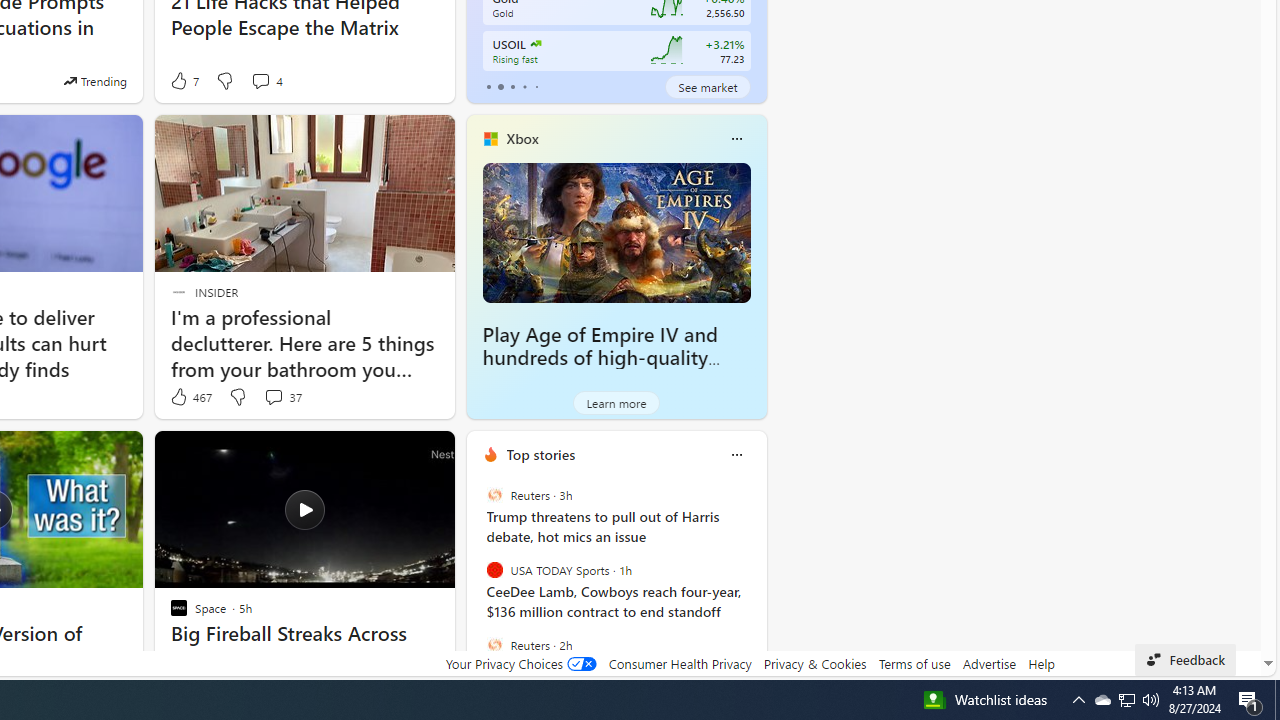 The image size is (1280, 720). What do you see at coordinates (735, 455) in the screenshot?
I see `'Class: icon-img'` at bounding box center [735, 455].